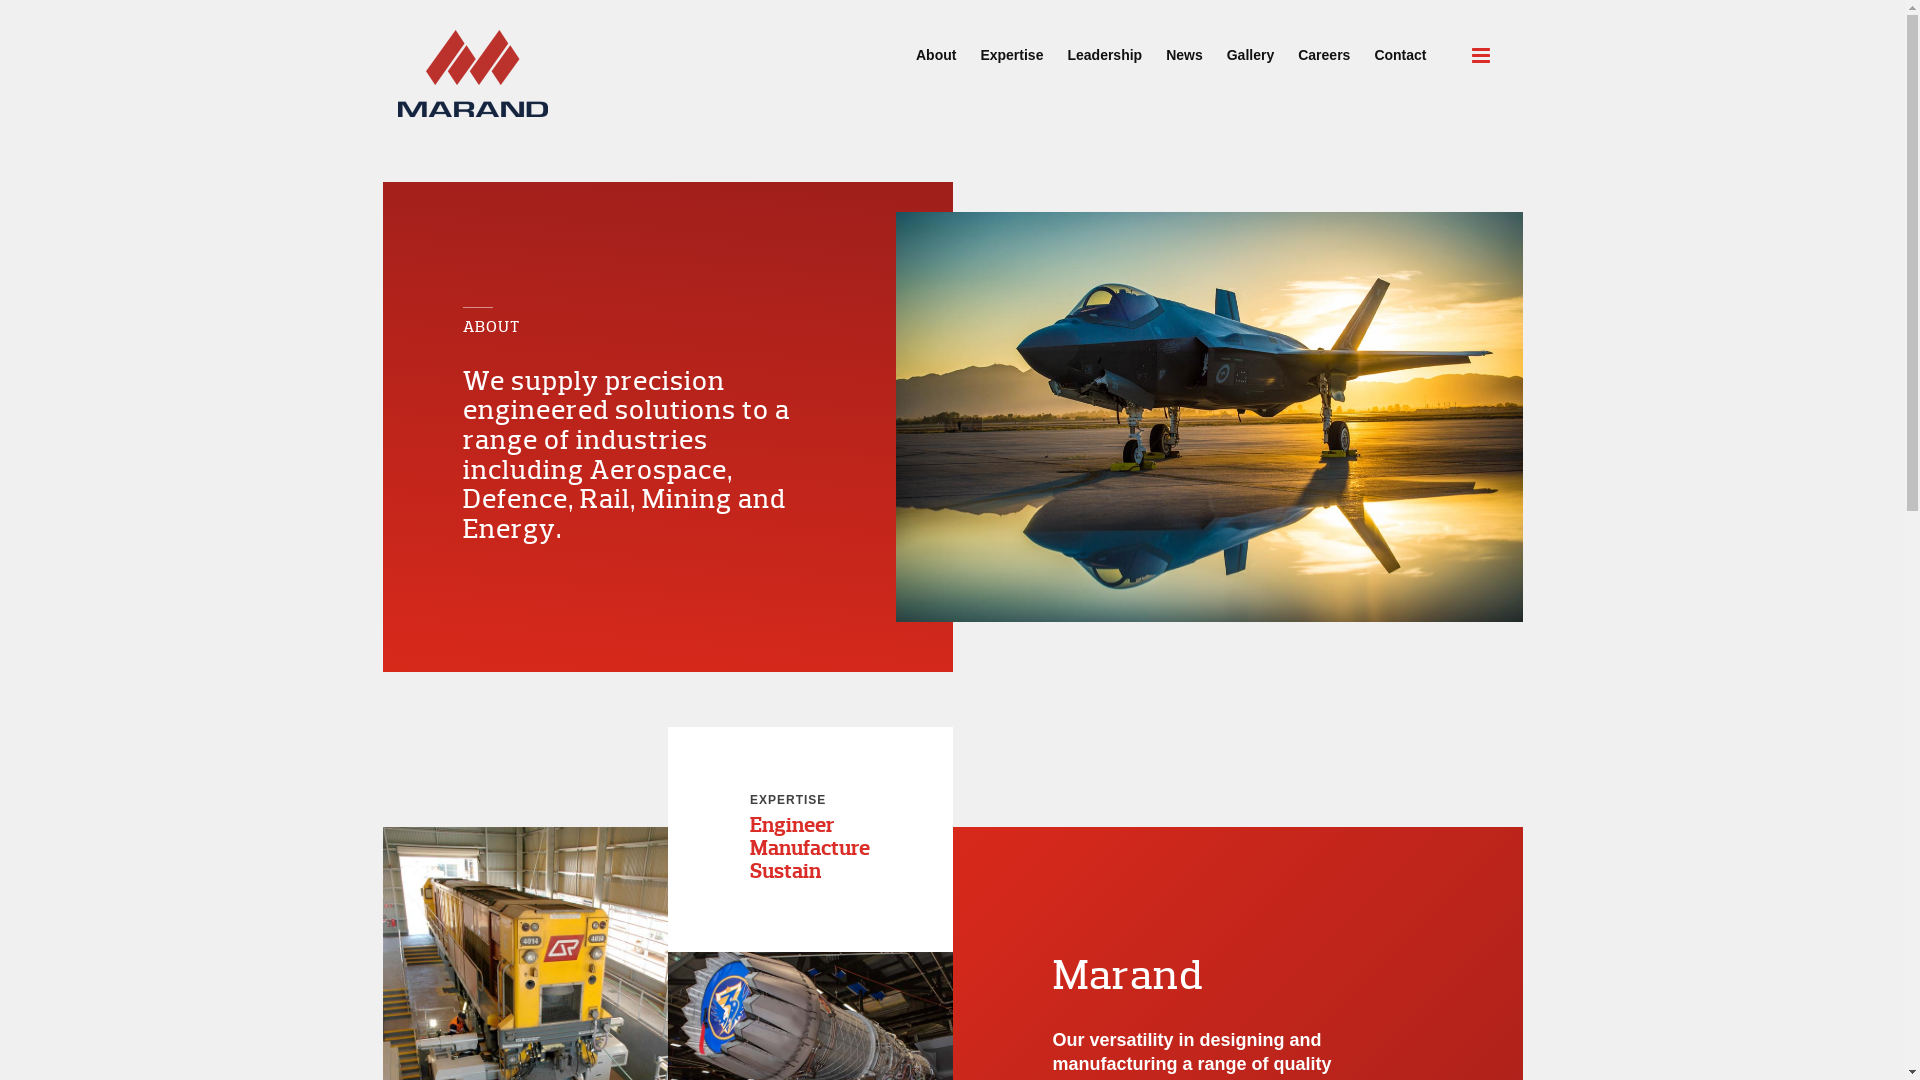  What do you see at coordinates (1184, 45) in the screenshot?
I see `'News'` at bounding box center [1184, 45].